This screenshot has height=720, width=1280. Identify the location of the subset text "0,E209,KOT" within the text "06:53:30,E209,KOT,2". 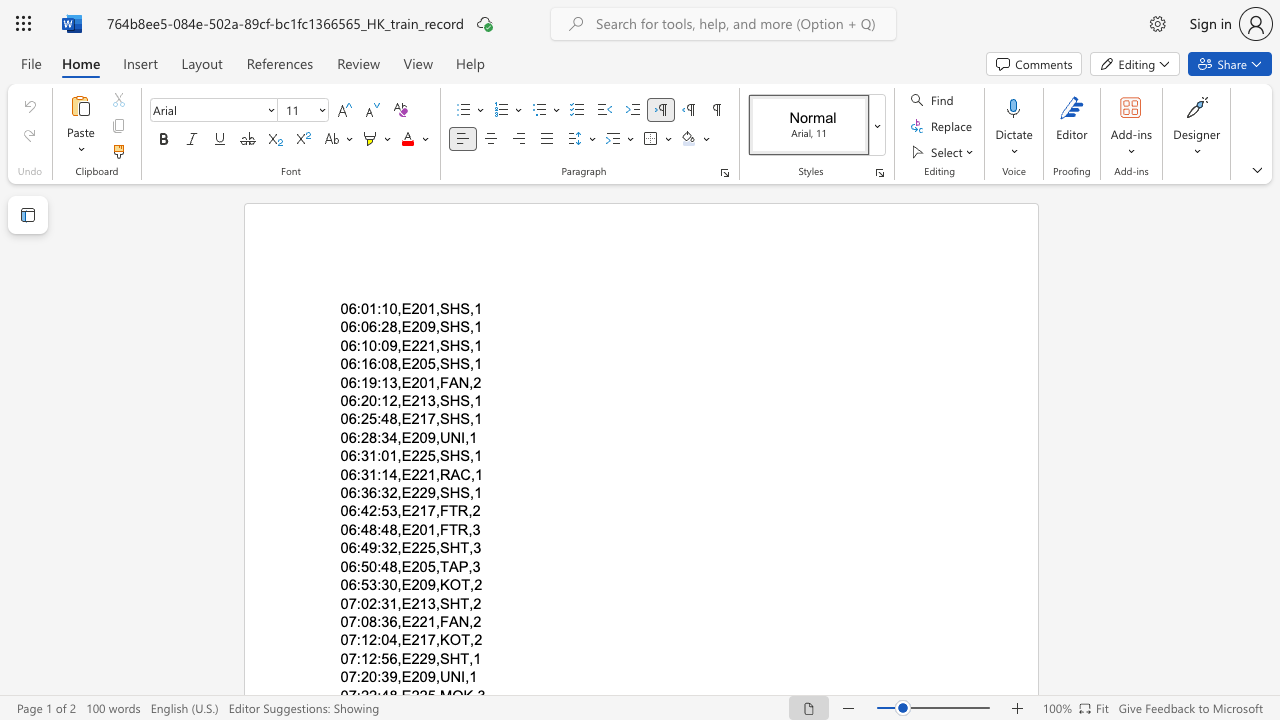
(389, 585).